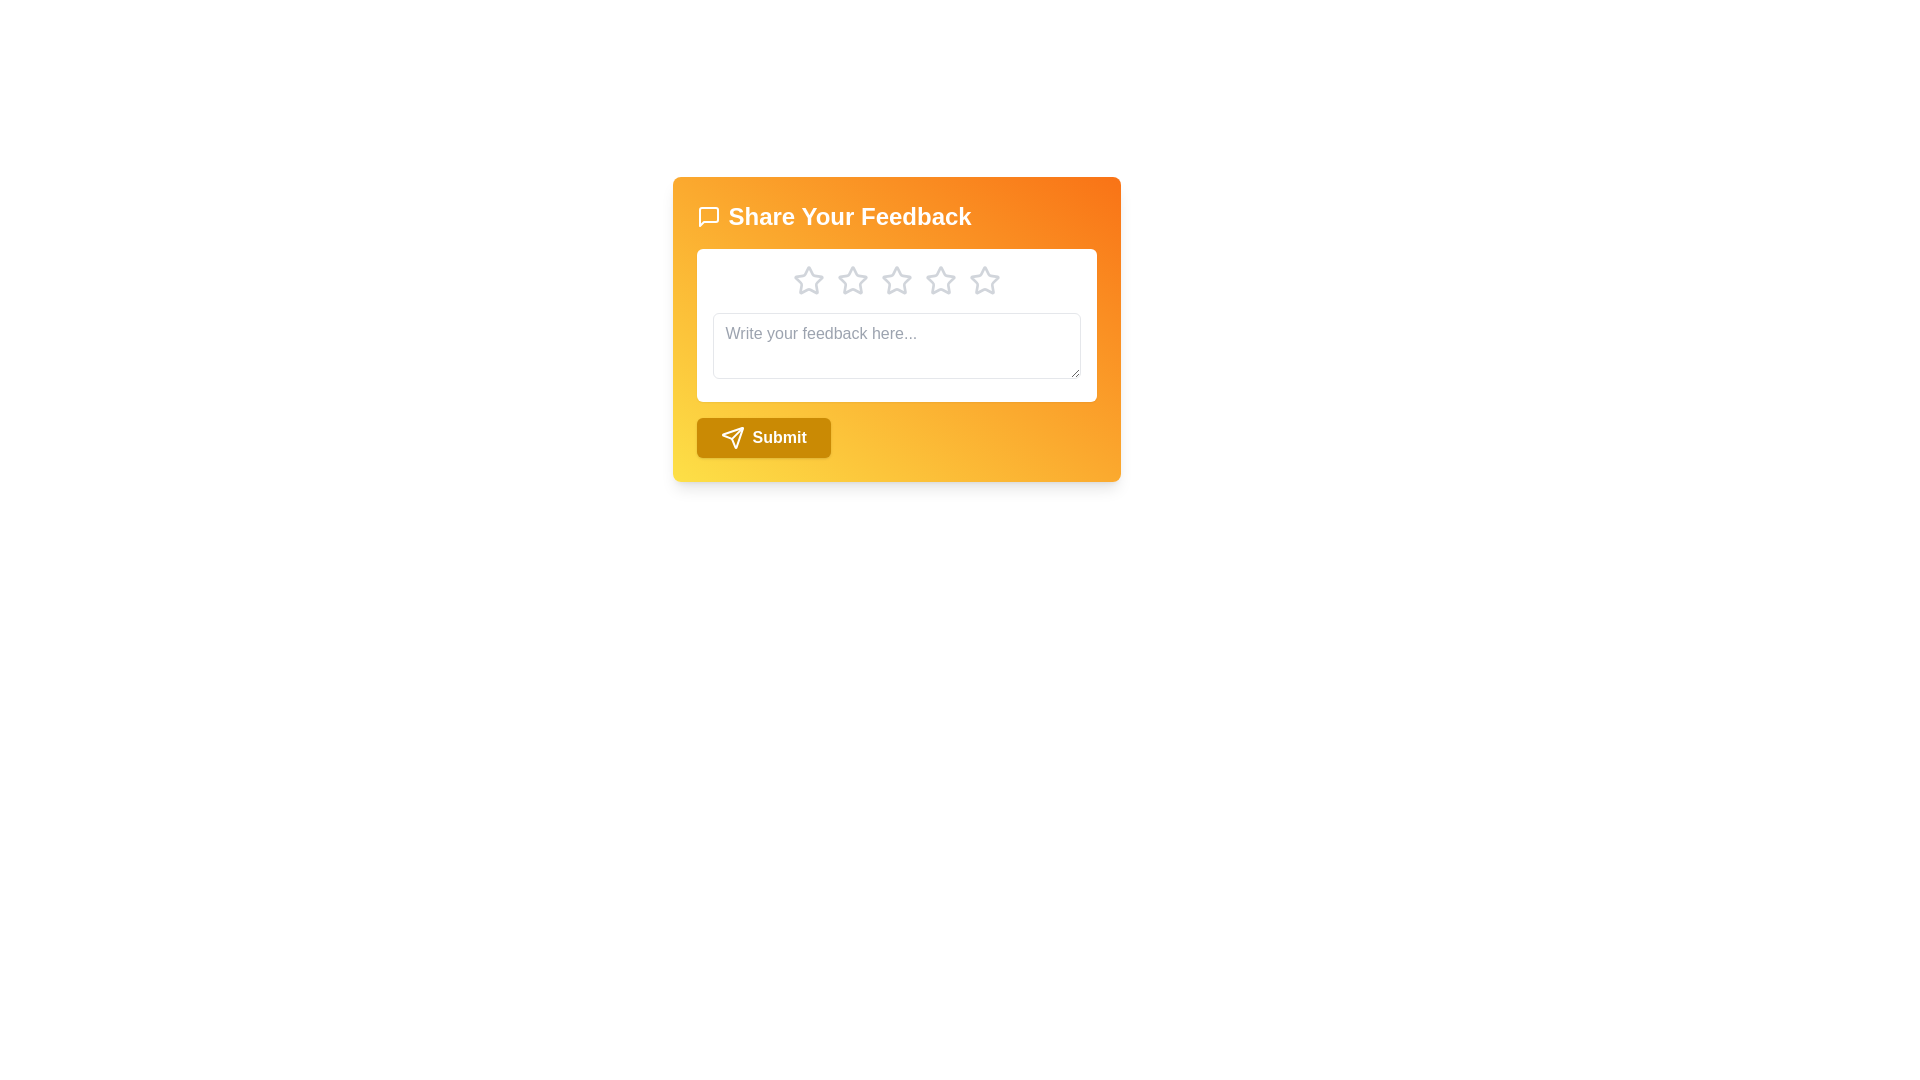 The width and height of the screenshot is (1920, 1080). I want to click on the first rating star icon located near the top center of the 'Share Your Feedback' panel, so click(808, 280).